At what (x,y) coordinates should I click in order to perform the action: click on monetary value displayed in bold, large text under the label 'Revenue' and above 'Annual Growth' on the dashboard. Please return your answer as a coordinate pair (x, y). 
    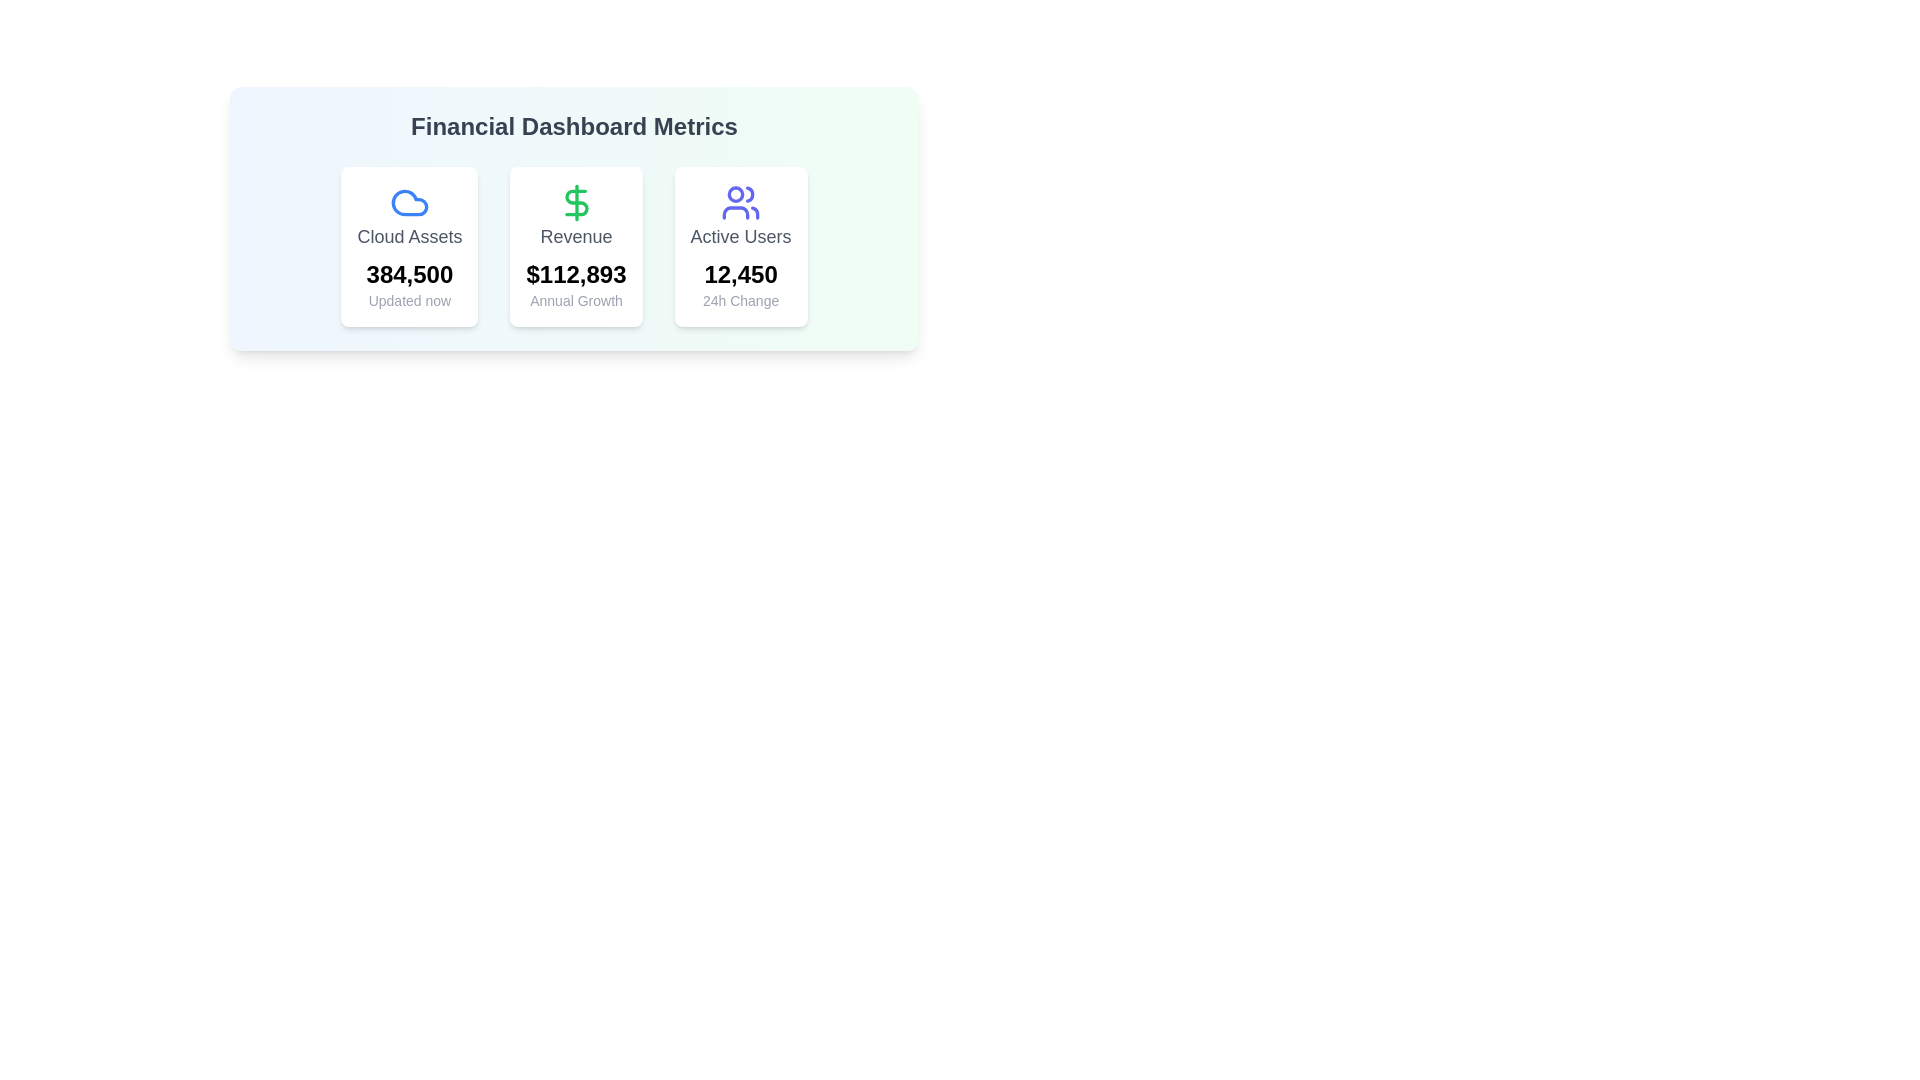
    Looking at the image, I should click on (575, 274).